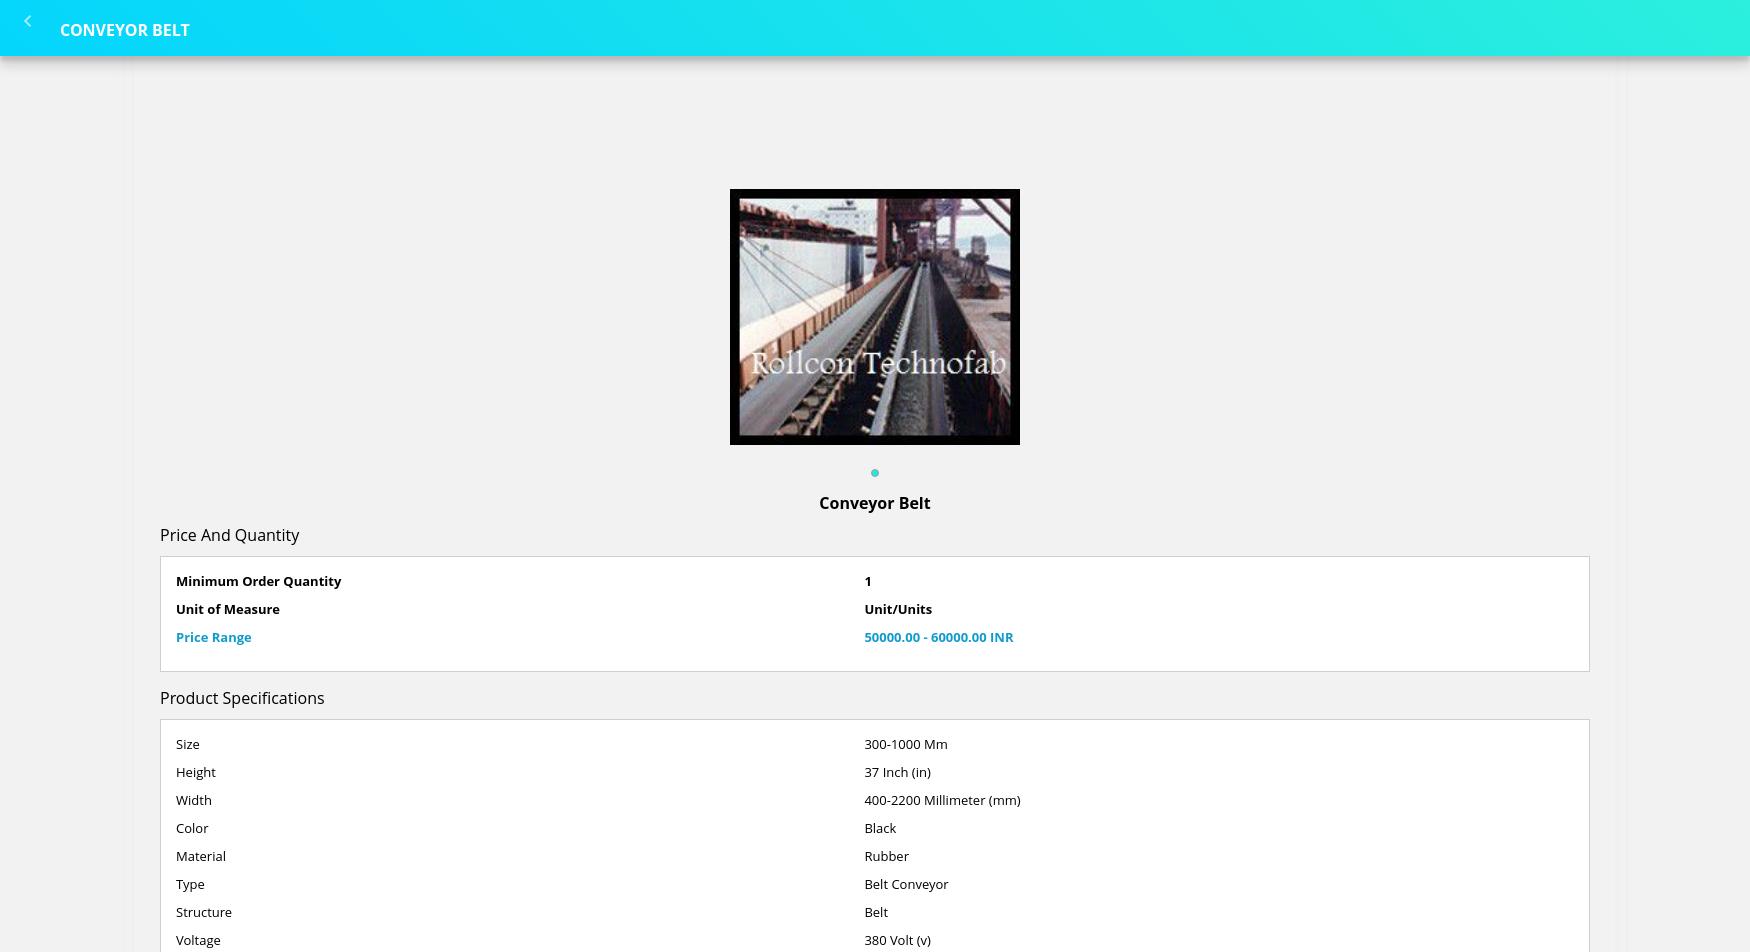 Image resolution: width=1750 pixels, height=952 pixels. What do you see at coordinates (879, 827) in the screenshot?
I see `'Black'` at bounding box center [879, 827].